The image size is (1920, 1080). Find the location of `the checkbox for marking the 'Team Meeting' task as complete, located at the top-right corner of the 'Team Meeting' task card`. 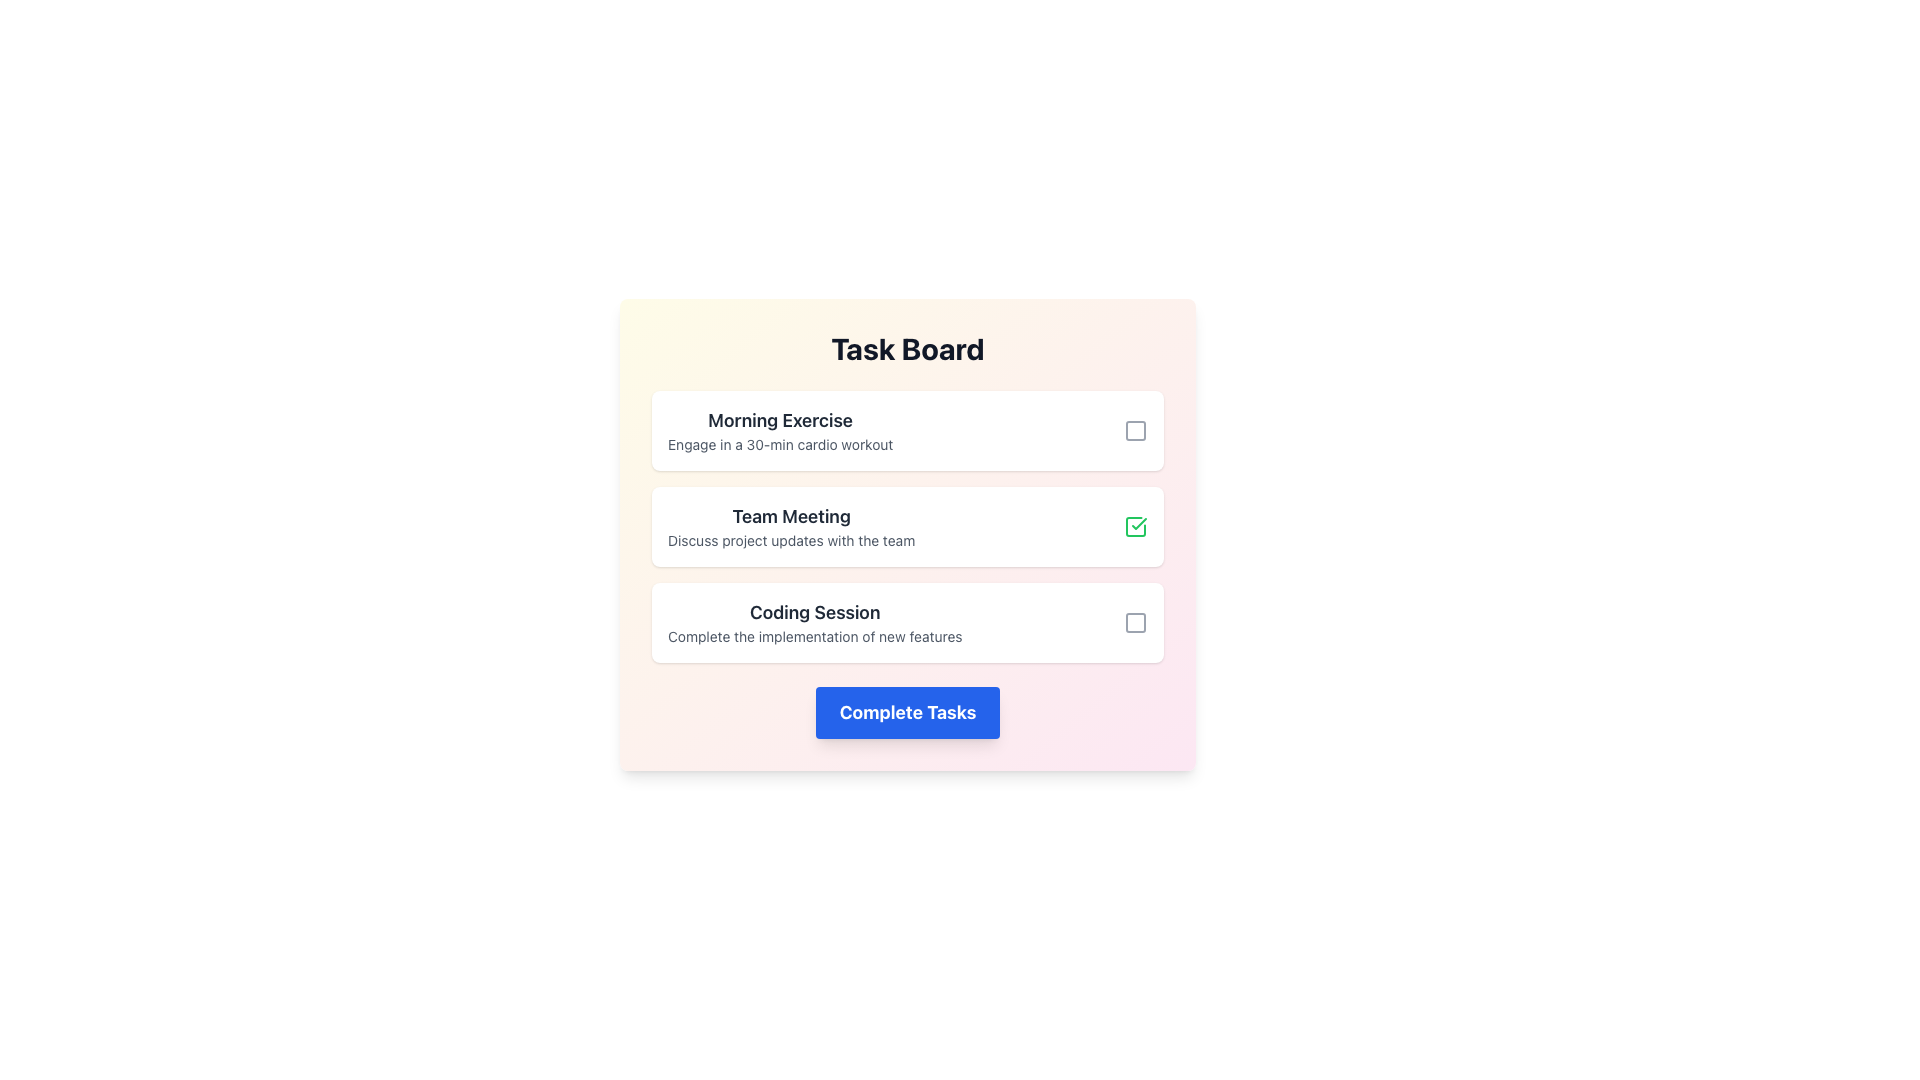

the checkbox for marking the 'Team Meeting' task as complete, located at the top-right corner of the 'Team Meeting' task card is located at coordinates (1136, 526).